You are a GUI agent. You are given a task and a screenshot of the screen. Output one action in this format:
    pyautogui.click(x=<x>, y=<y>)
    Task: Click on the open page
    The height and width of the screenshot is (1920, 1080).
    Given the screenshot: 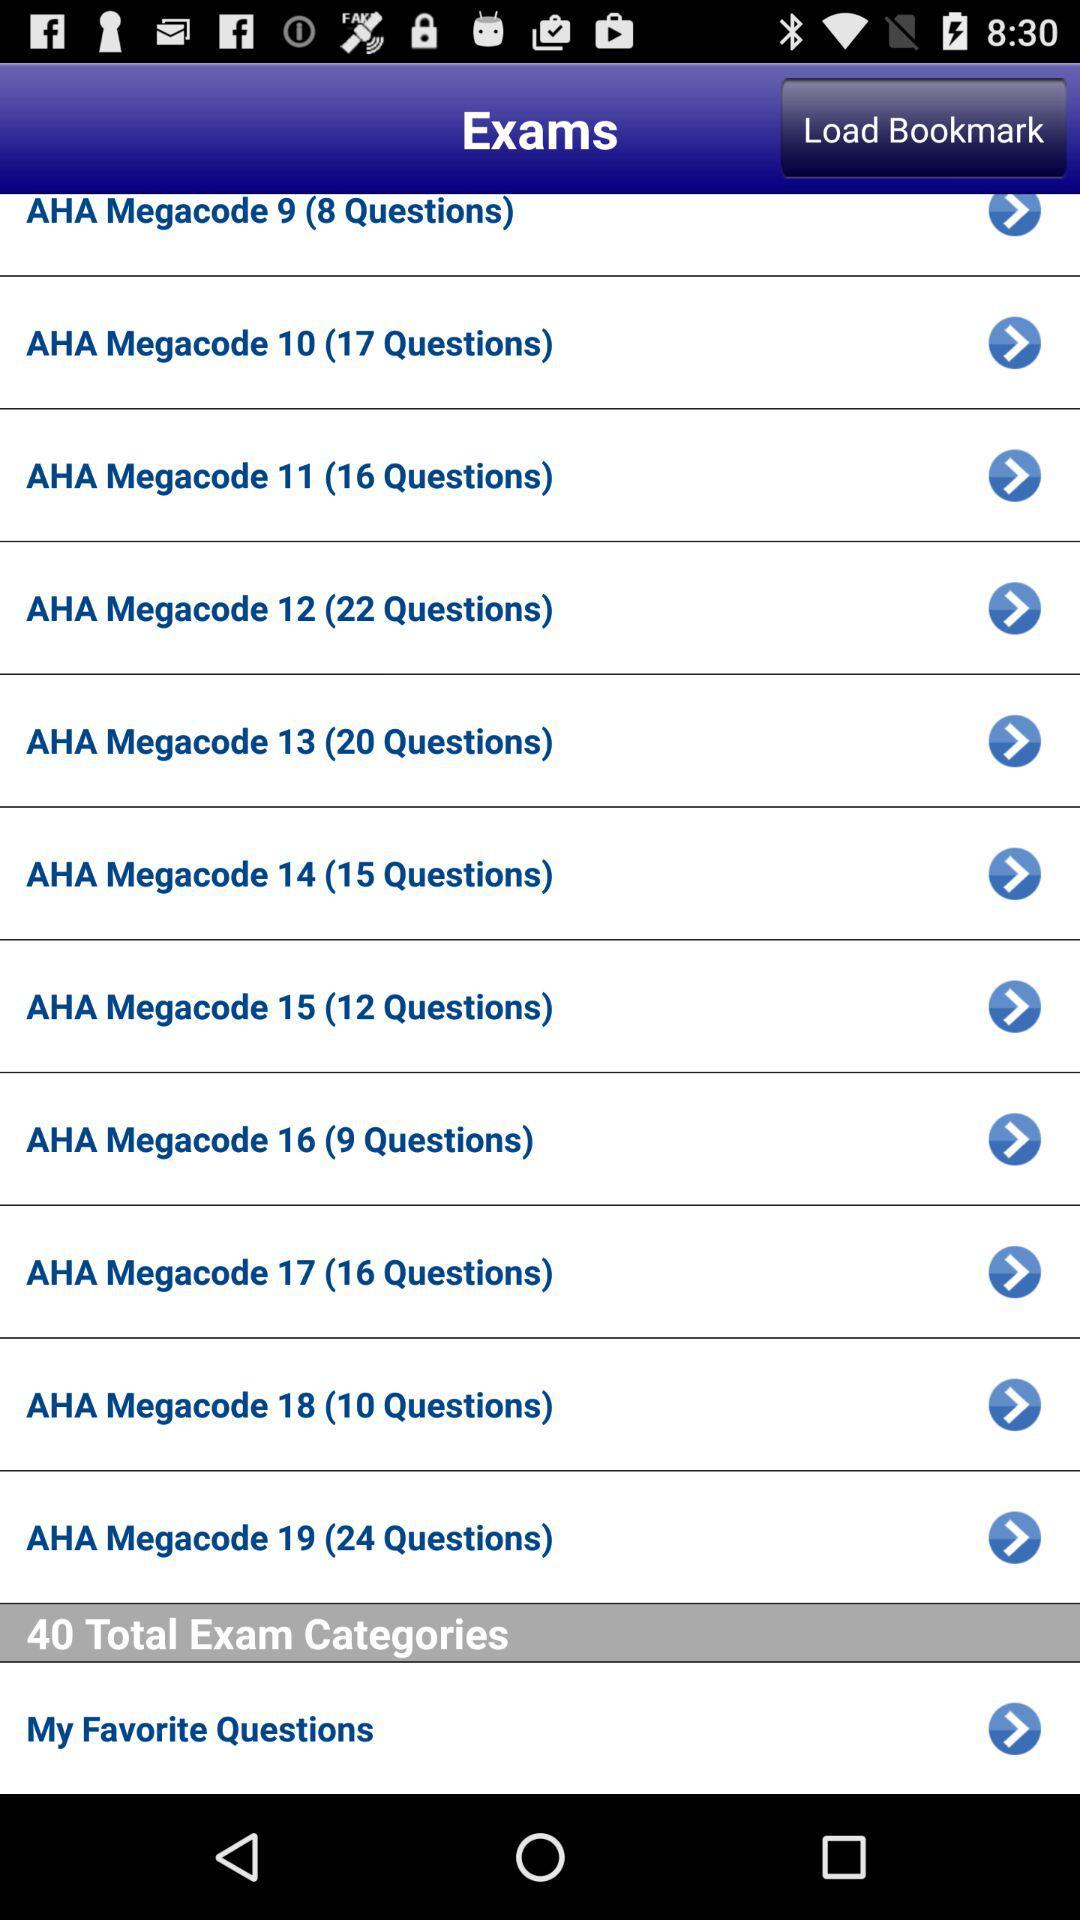 What is the action you would take?
    pyautogui.click(x=1014, y=1403)
    